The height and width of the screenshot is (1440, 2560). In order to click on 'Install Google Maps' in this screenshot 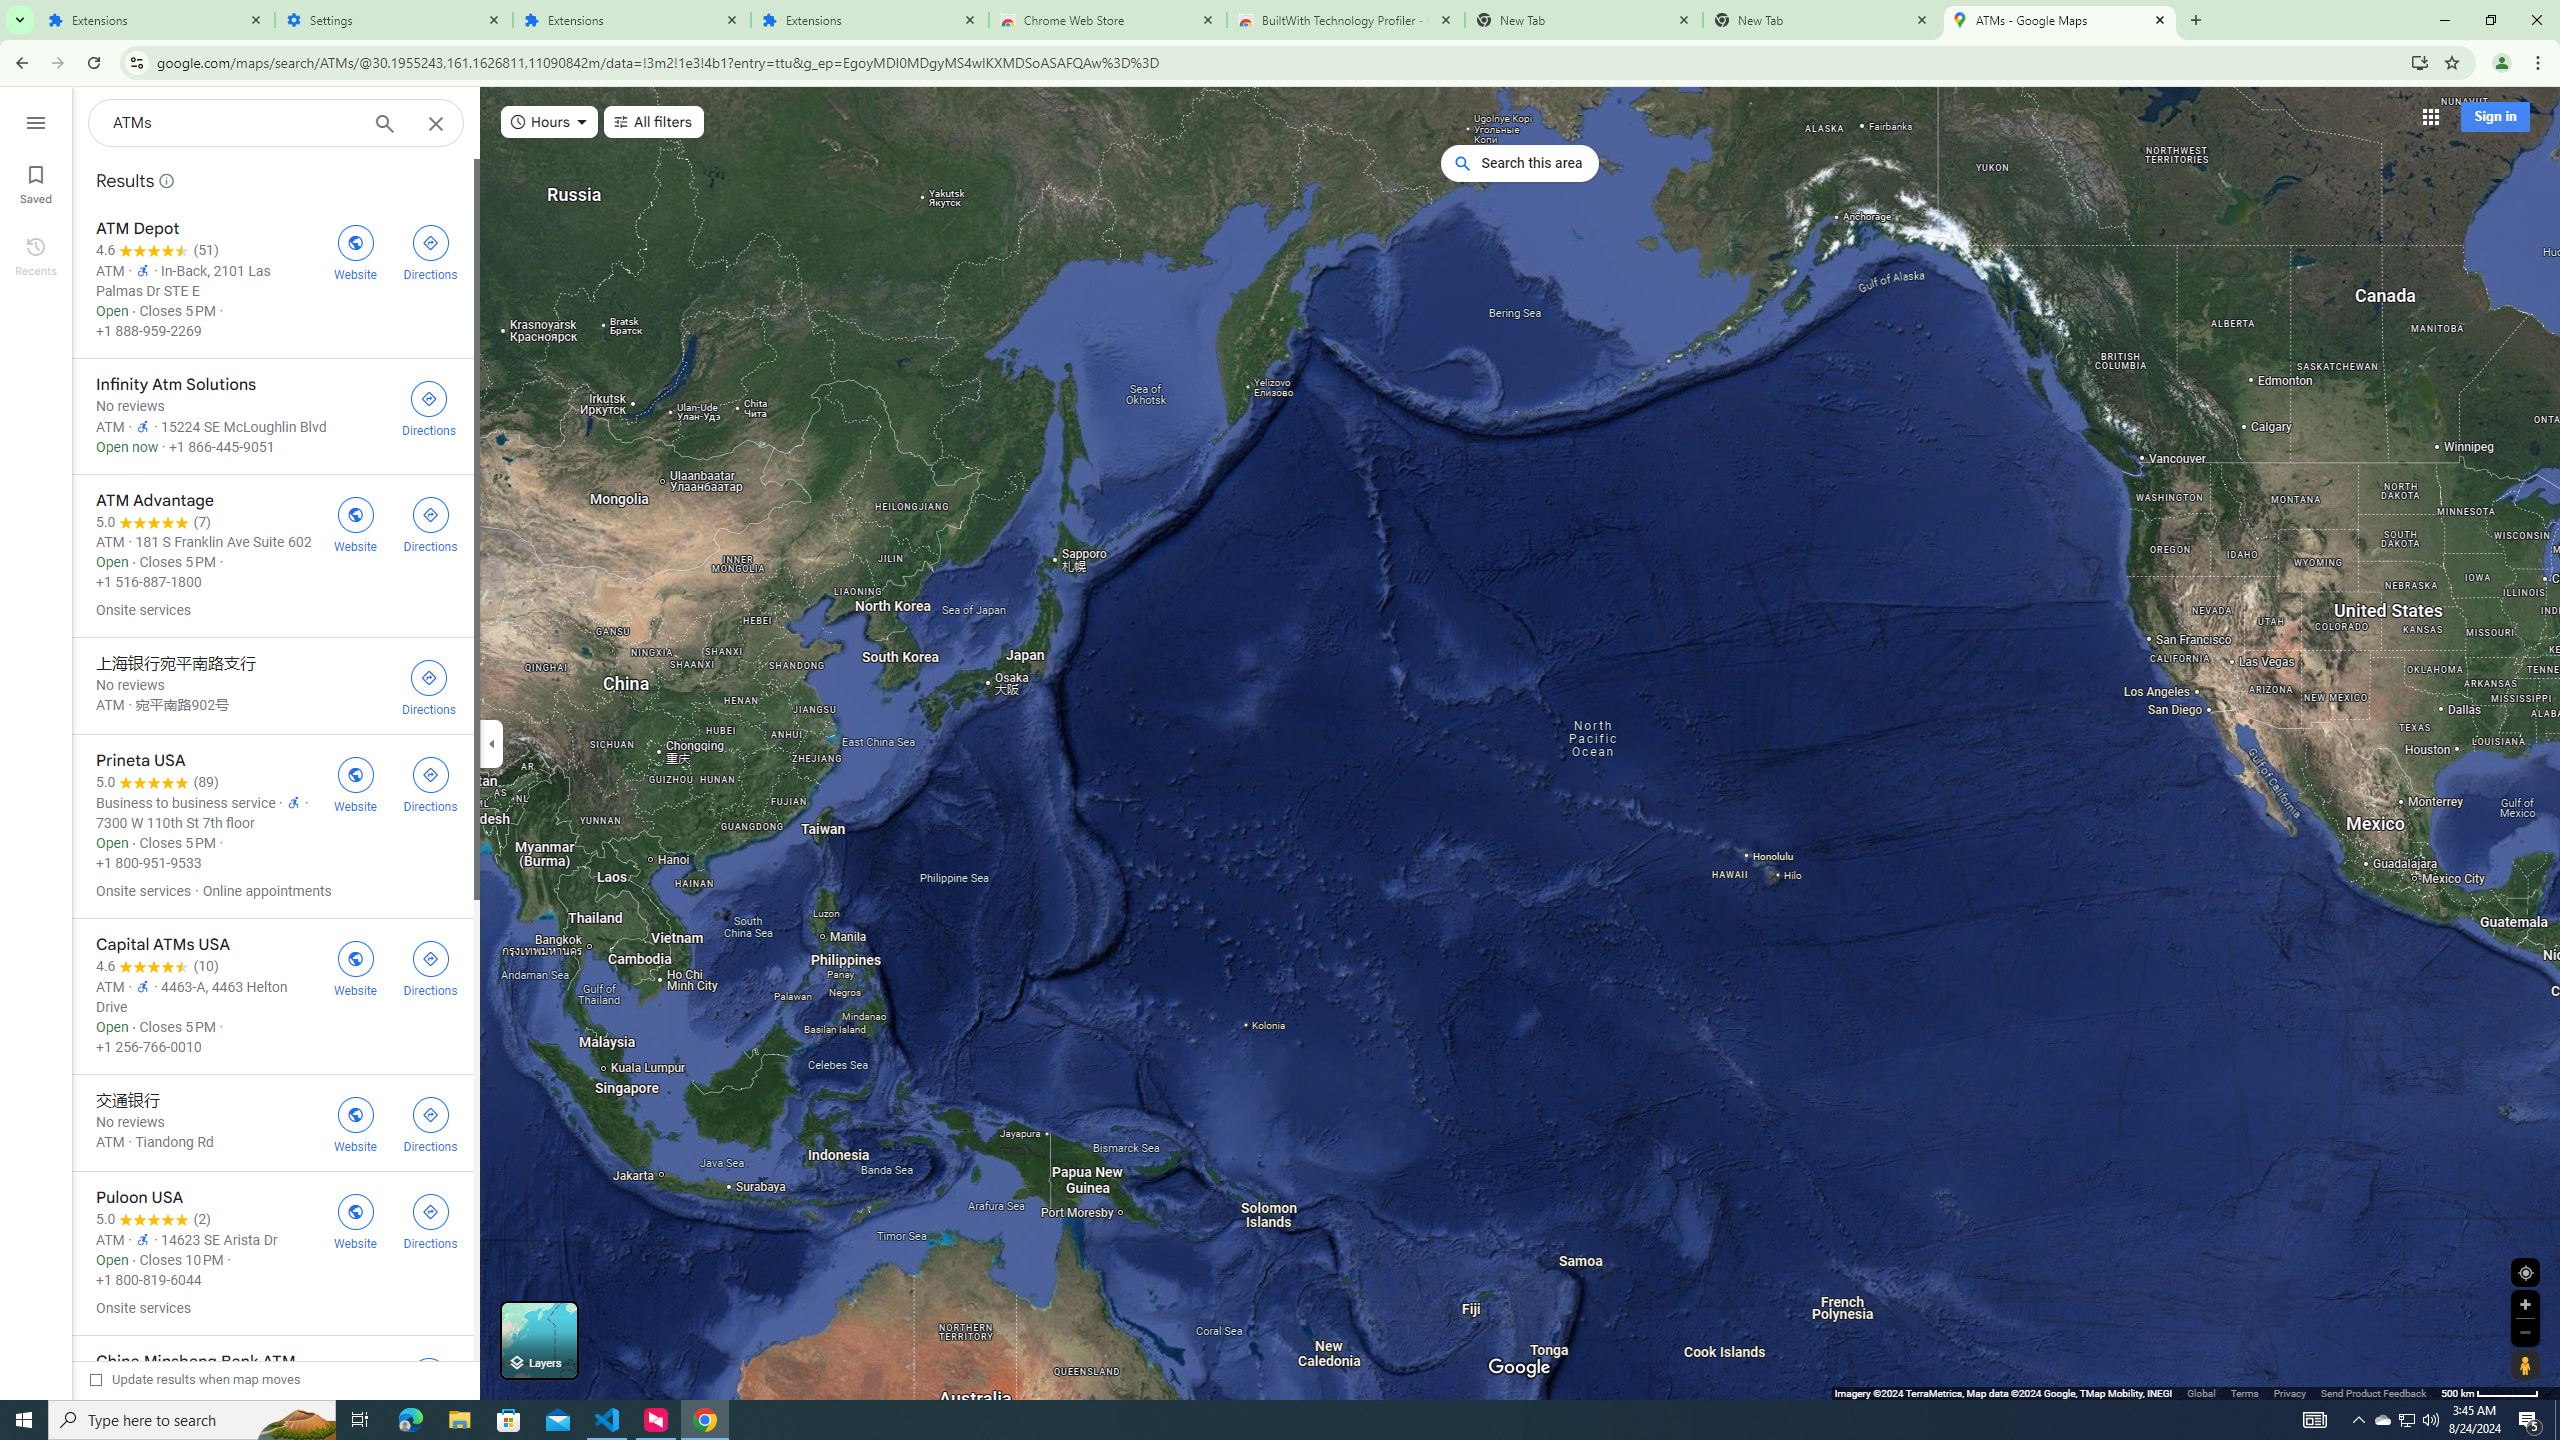, I will do `click(2420, 61)`.